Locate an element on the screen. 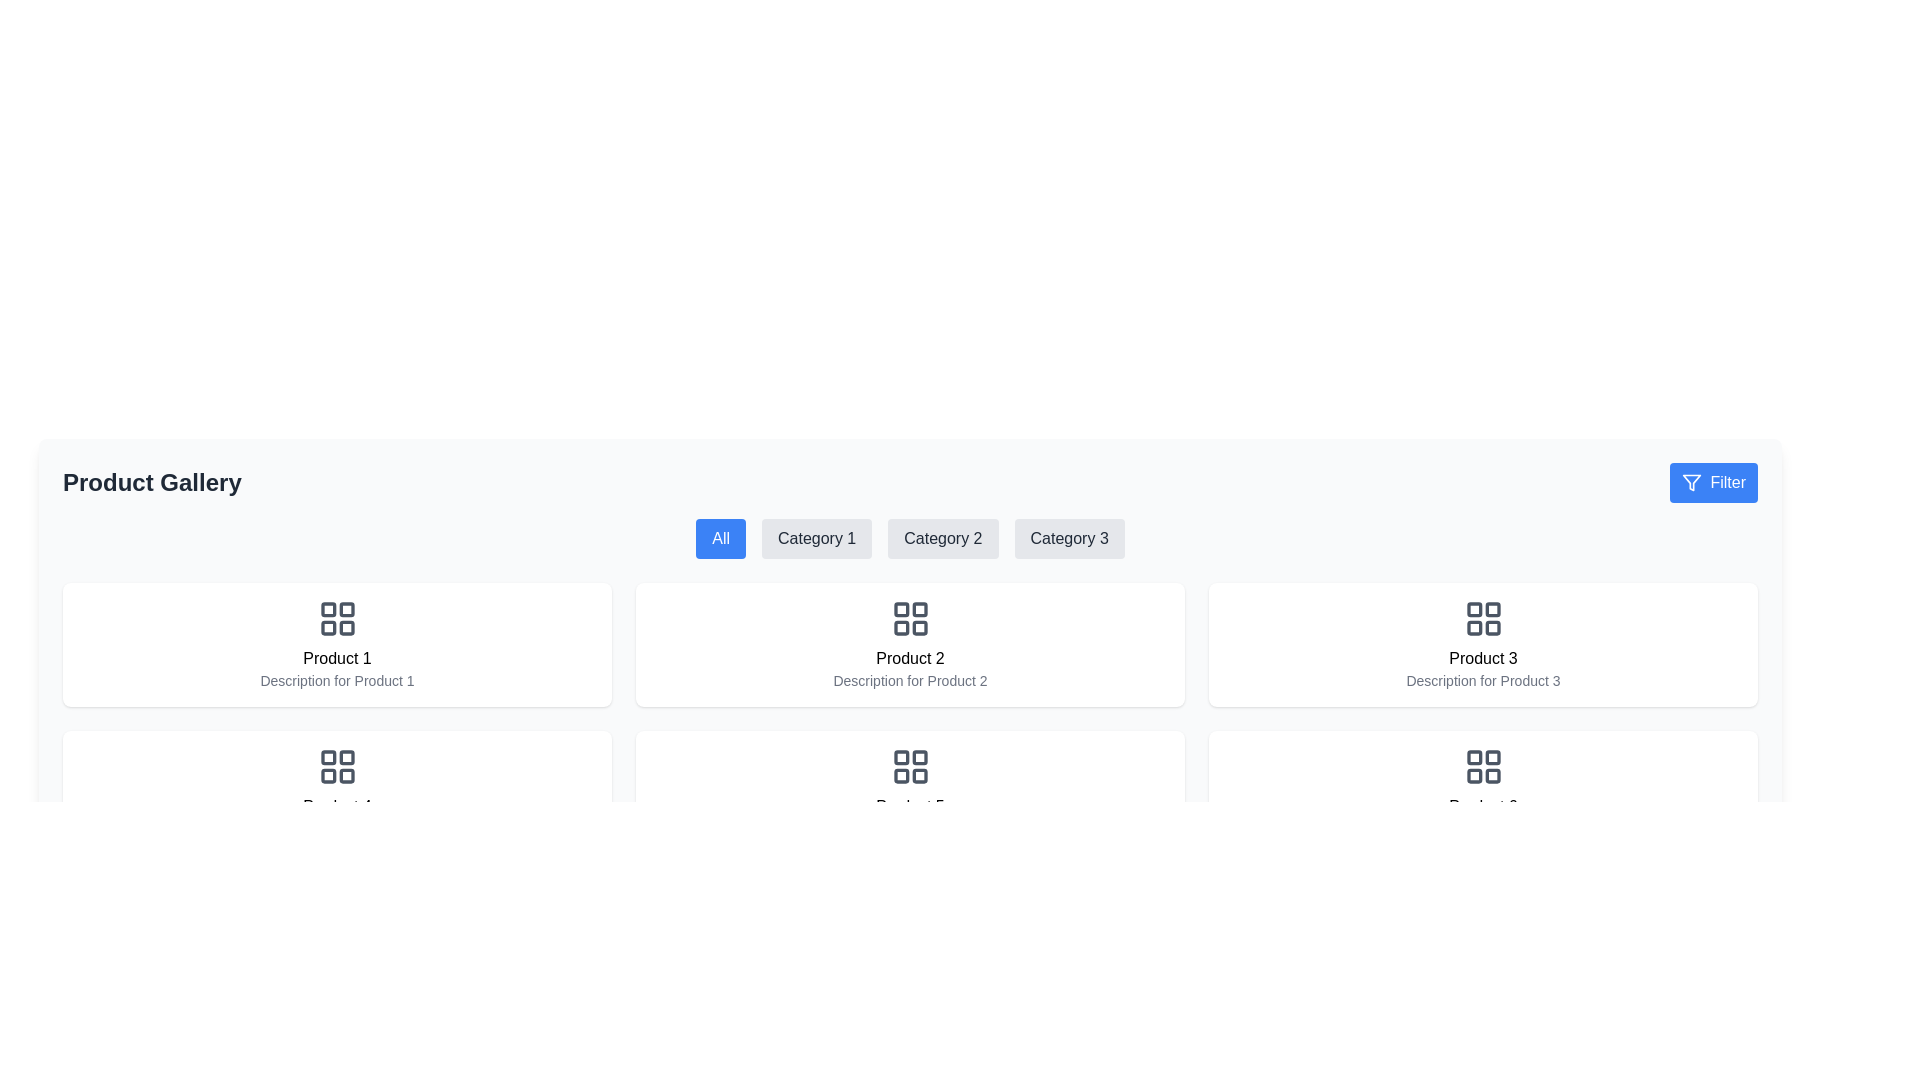 The height and width of the screenshot is (1080, 1920). the 'Category 1' button, which is the second button from the left in a group of four buttons at the top of the page is located at coordinates (817, 538).